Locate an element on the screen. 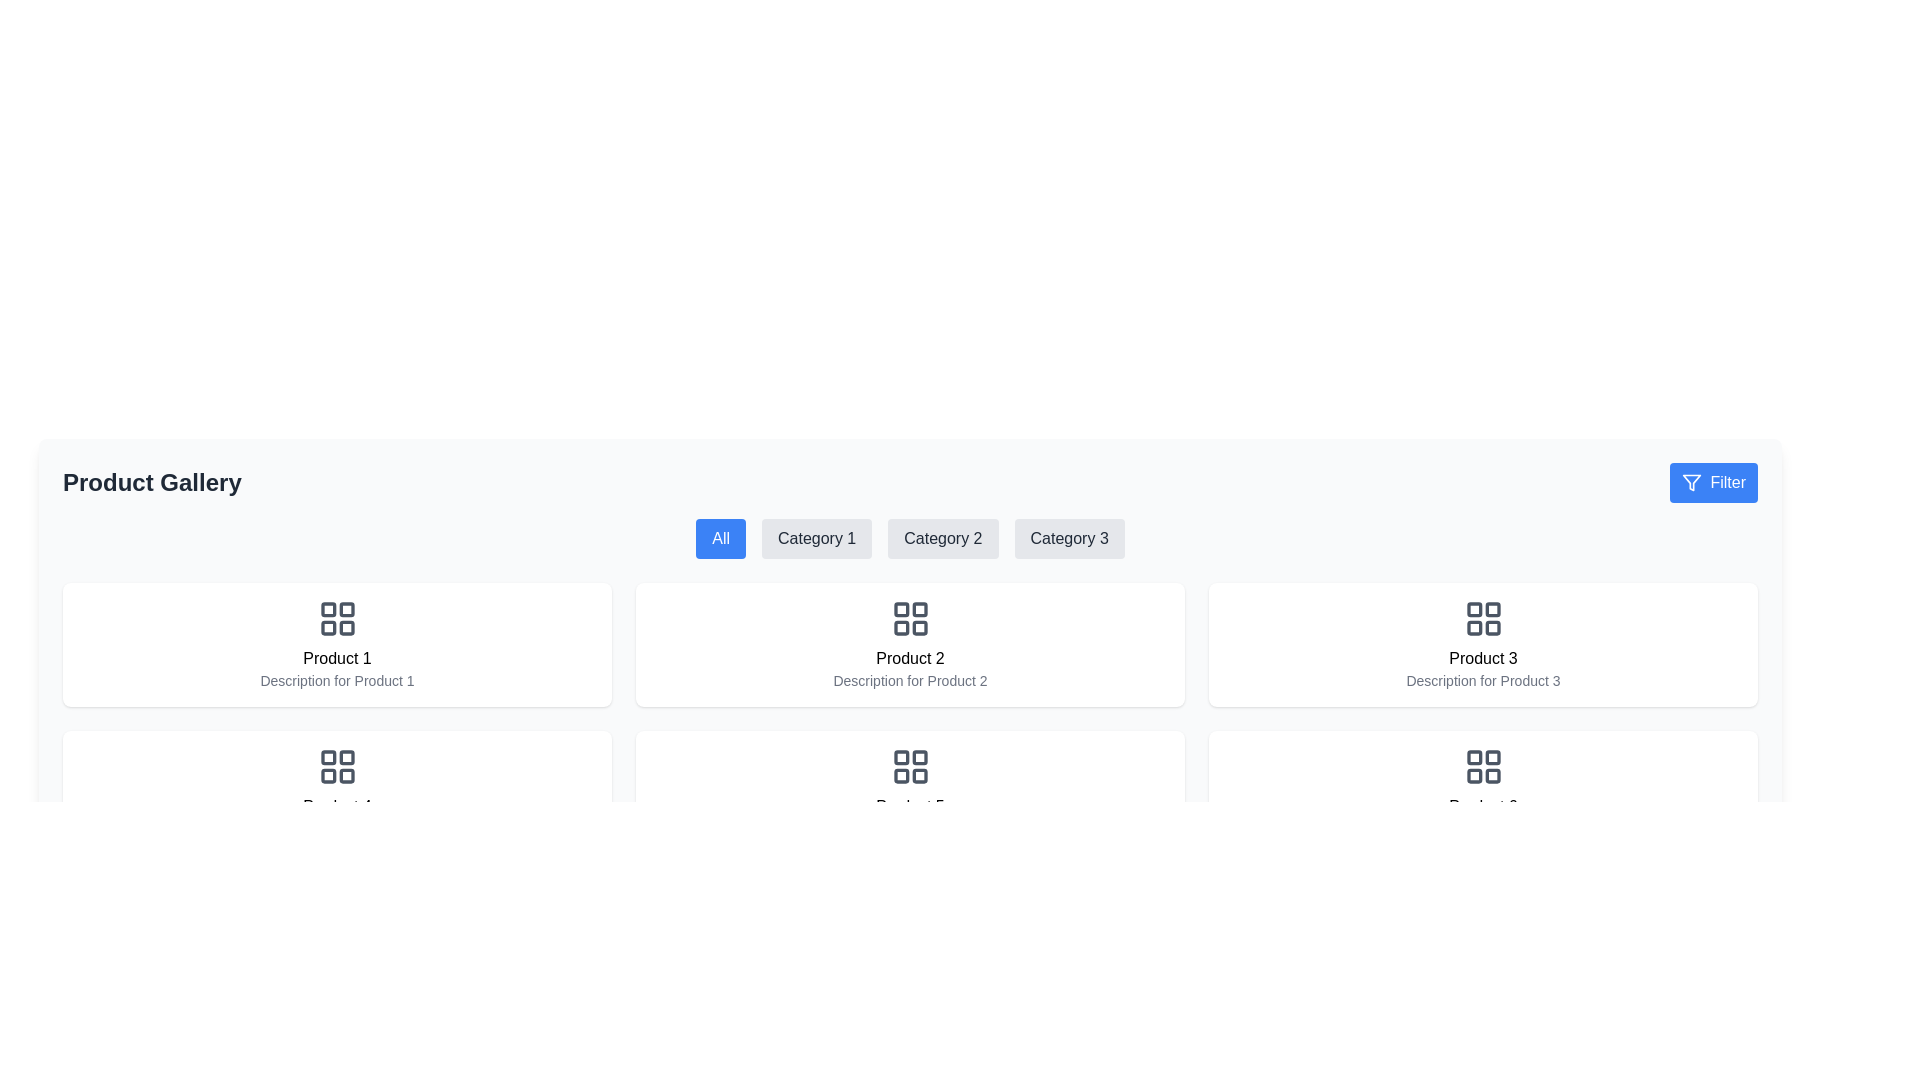 The height and width of the screenshot is (1080, 1920). the 'Category 1' button, which is the second button from the left in a group of four buttons at the top of the page is located at coordinates (817, 538).